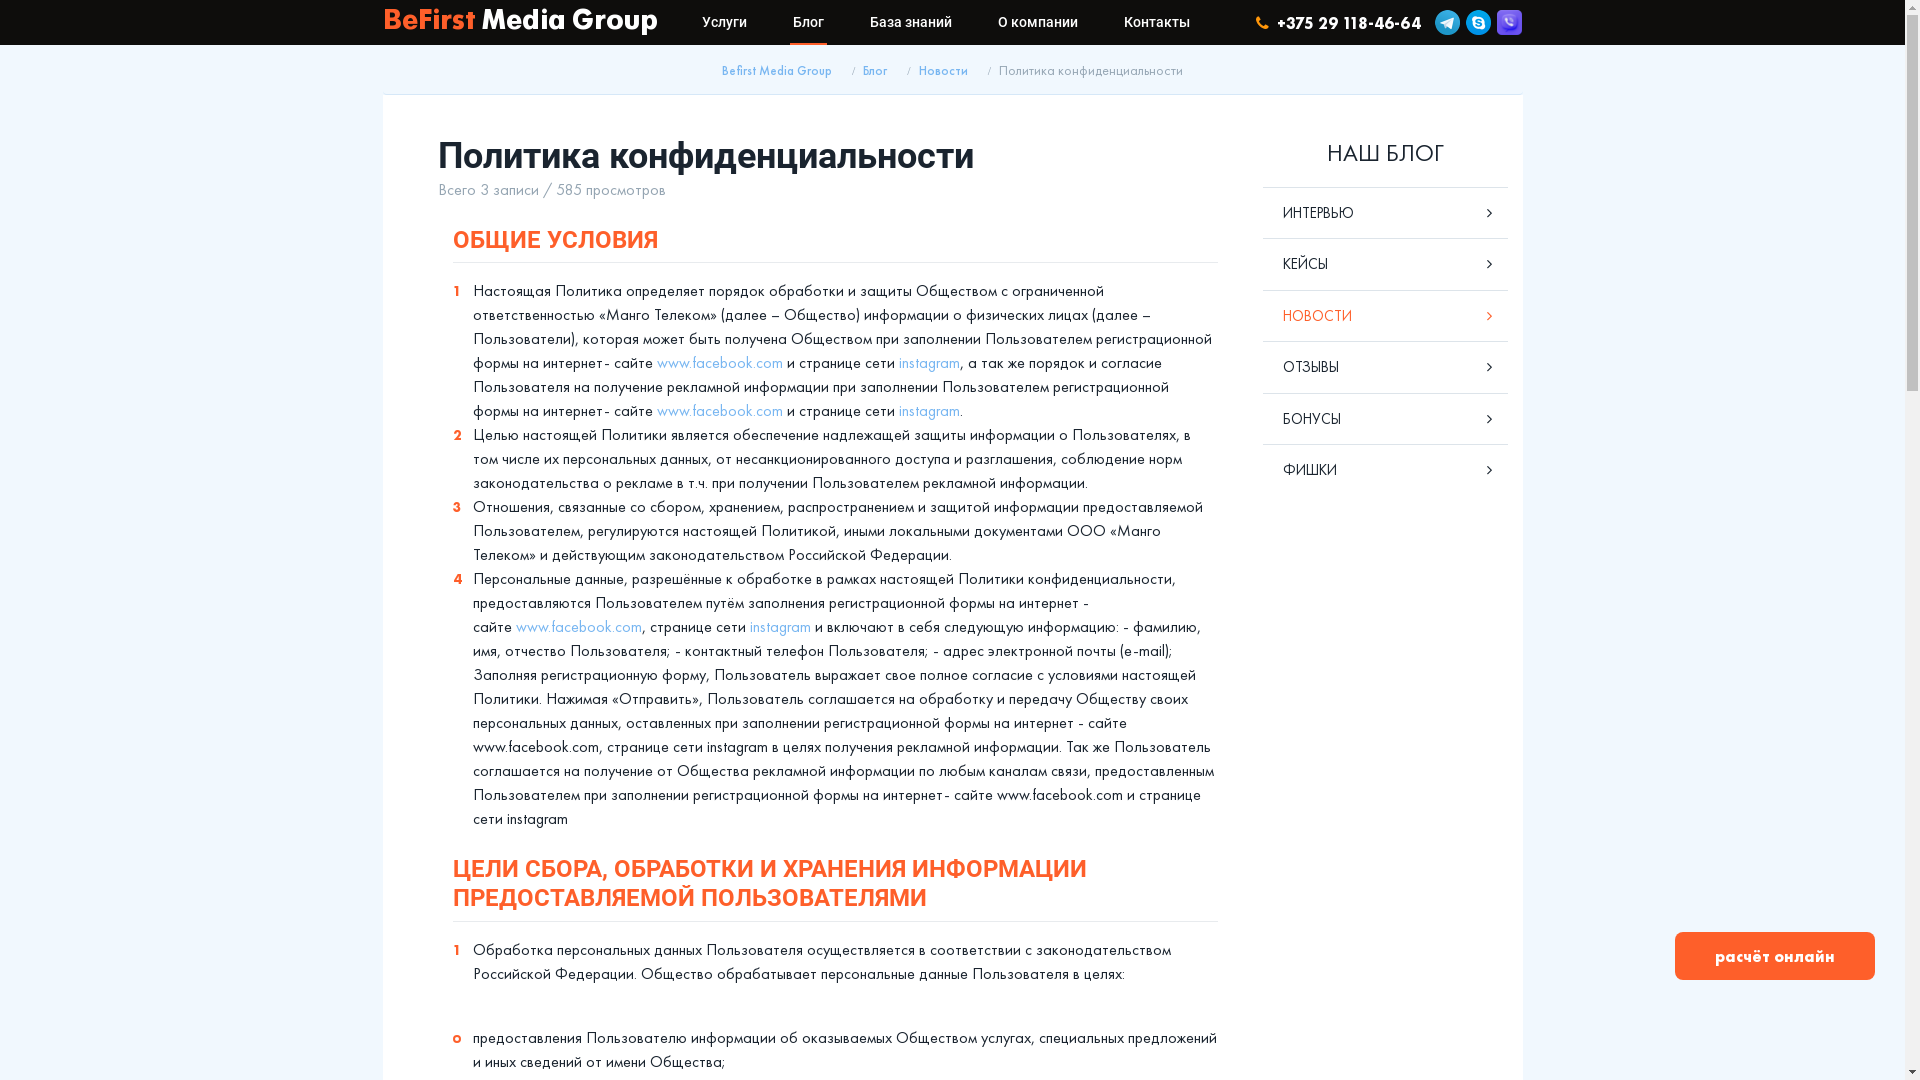 This screenshot has width=1920, height=1080. Describe the element at coordinates (927, 362) in the screenshot. I see `'instagram'` at that location.